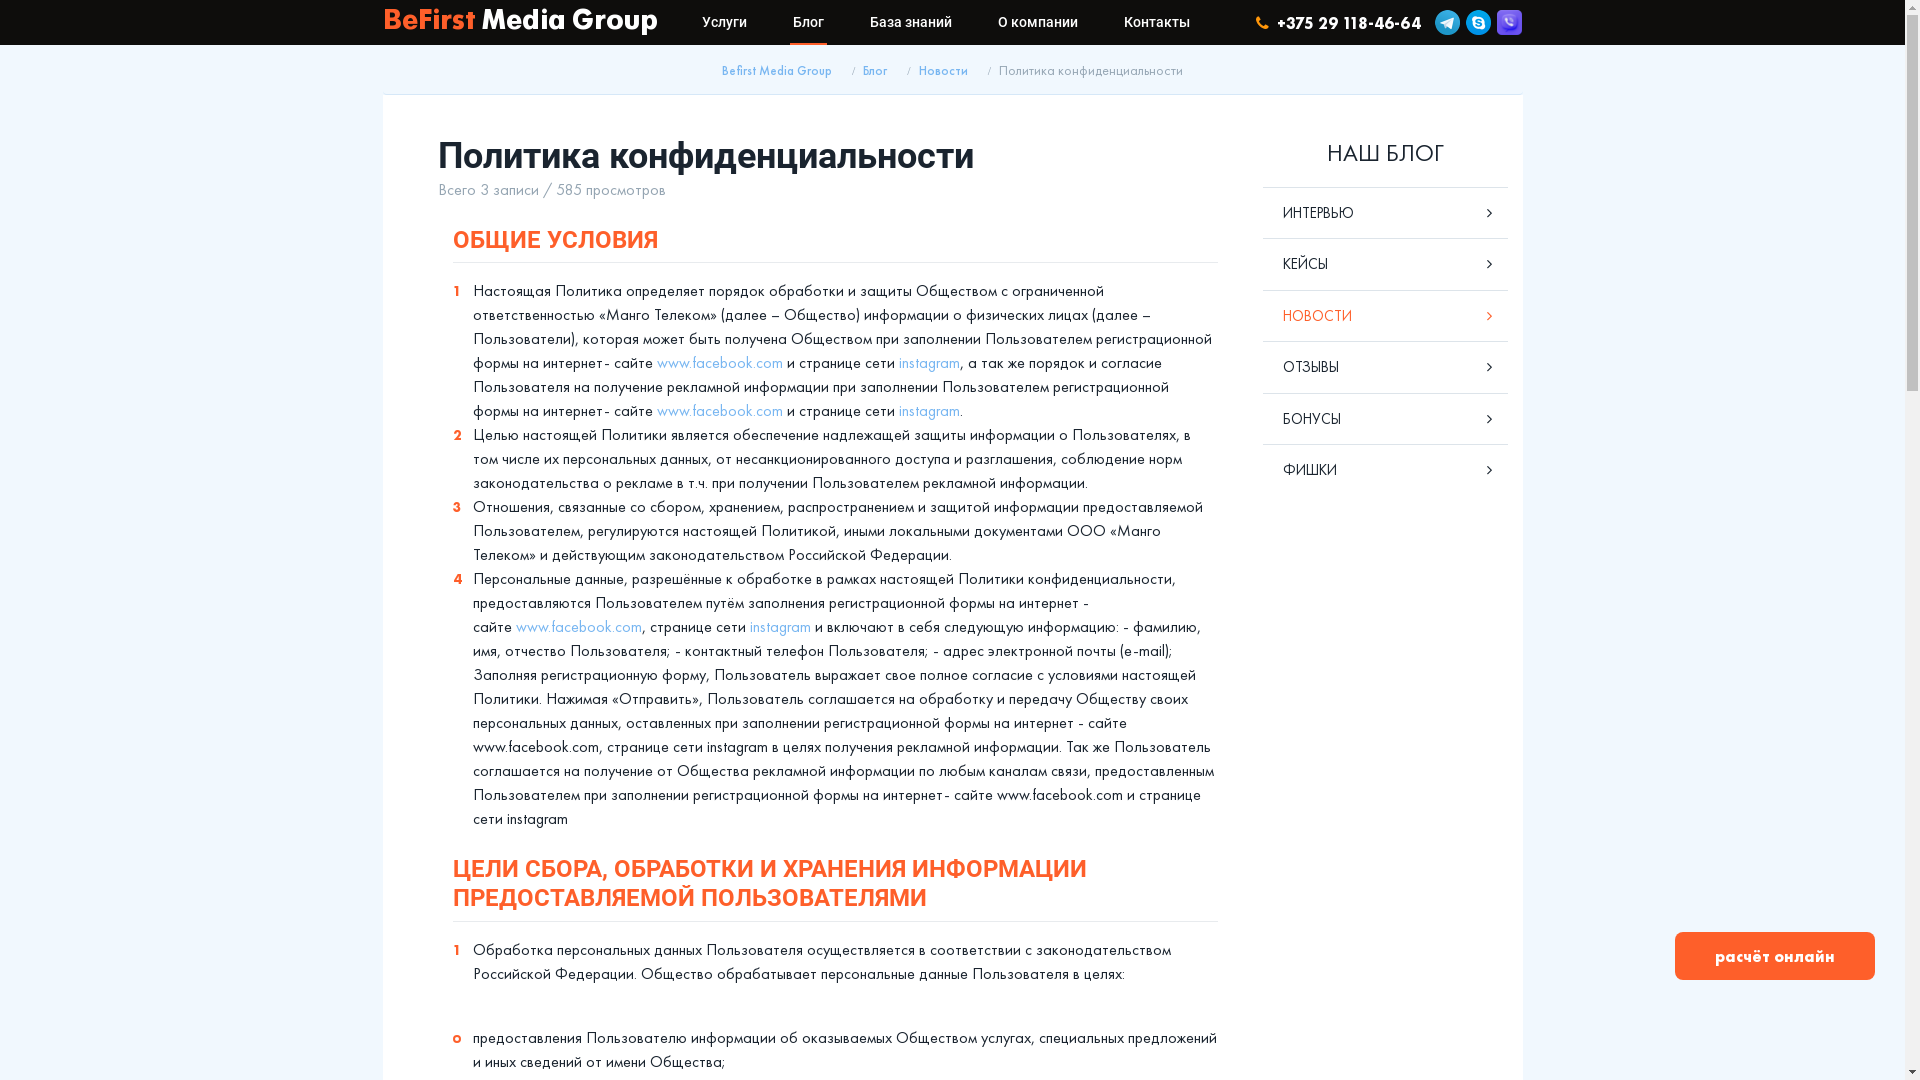 This screenshot has width=1920, height=1080. Describe the element at coordinates (927, 362) in the screenshot. I see `'instagram'` at that location.